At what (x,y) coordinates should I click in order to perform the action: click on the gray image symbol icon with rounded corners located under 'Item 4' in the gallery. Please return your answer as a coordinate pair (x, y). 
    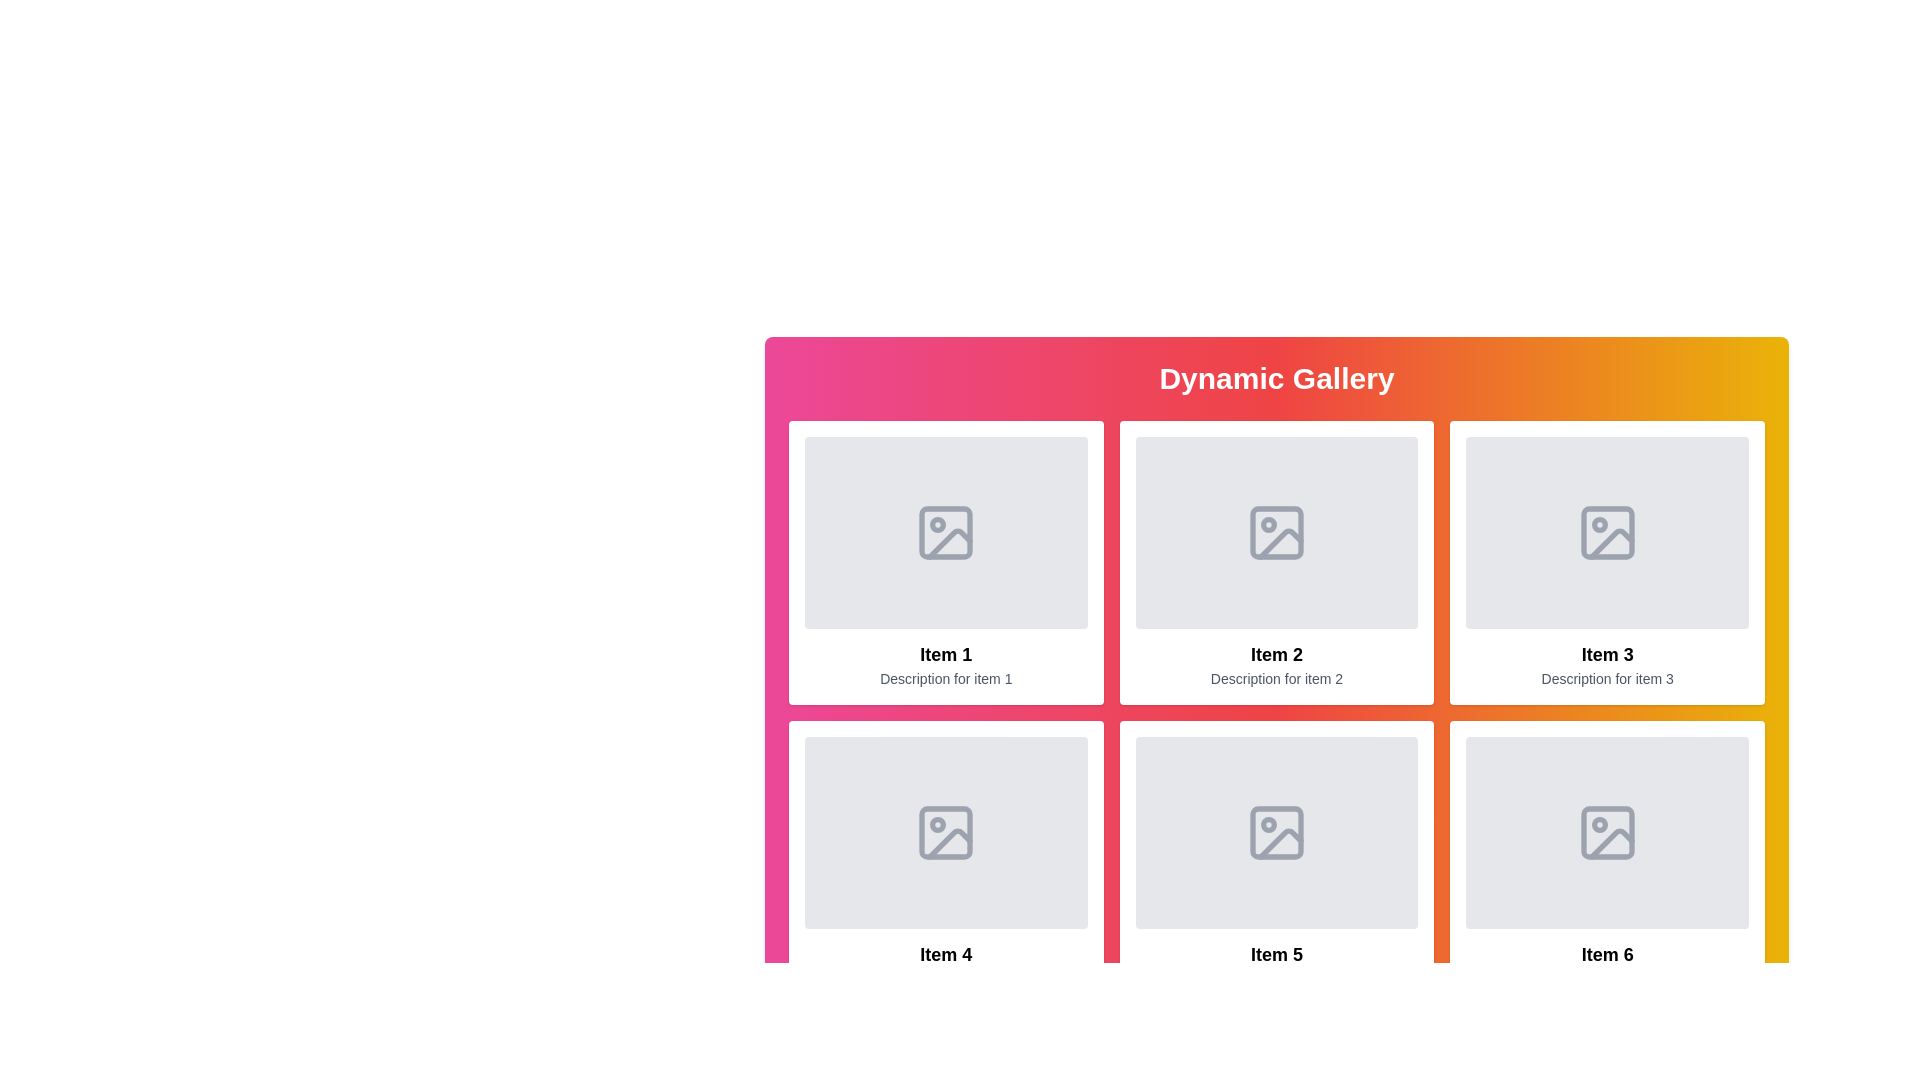
    Looking at the image, I should click on (945, 833).